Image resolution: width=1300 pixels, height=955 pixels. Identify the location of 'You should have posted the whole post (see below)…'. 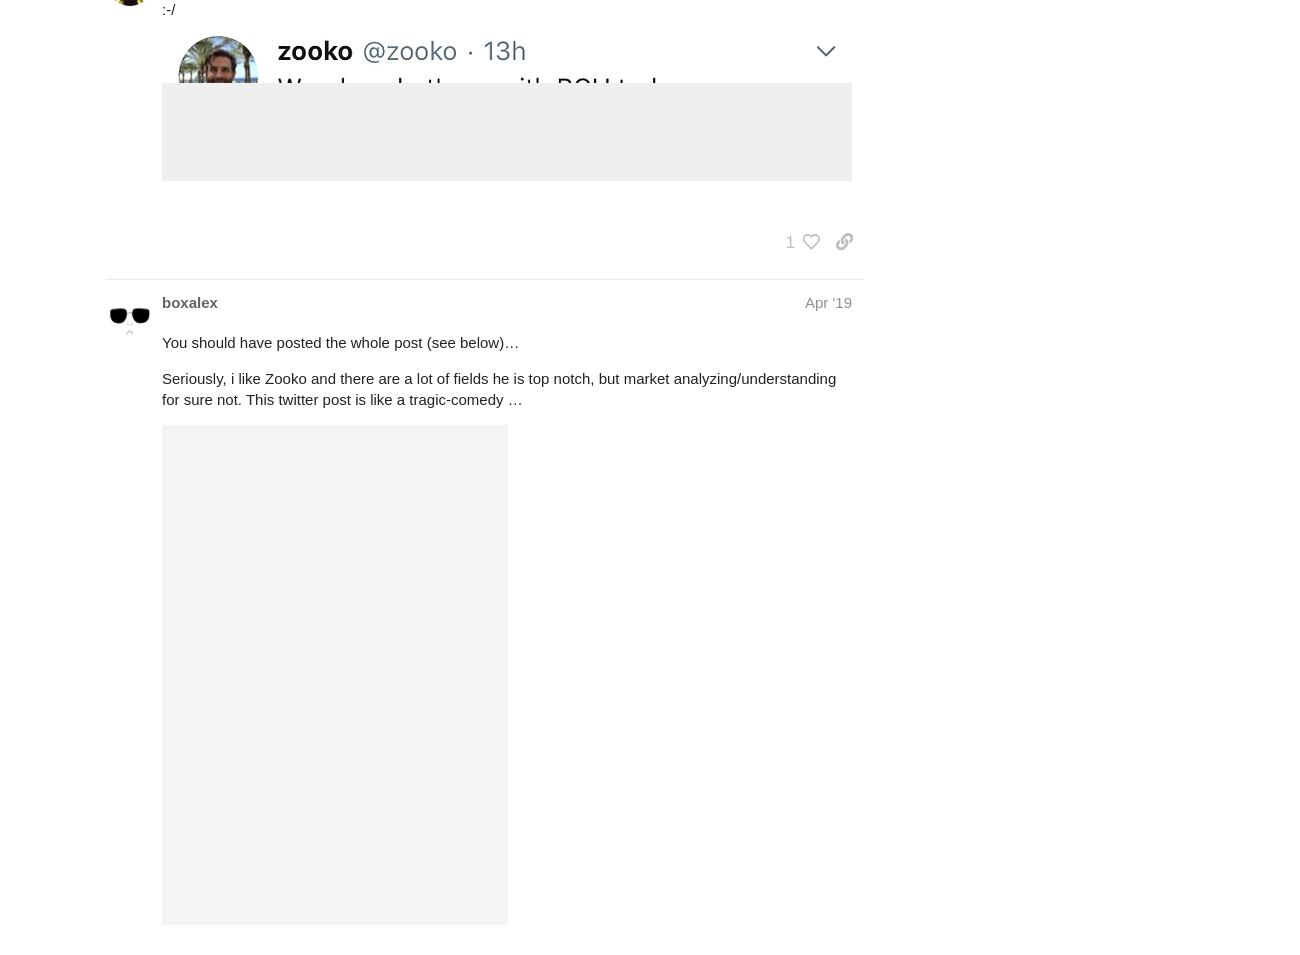
(339, 341).